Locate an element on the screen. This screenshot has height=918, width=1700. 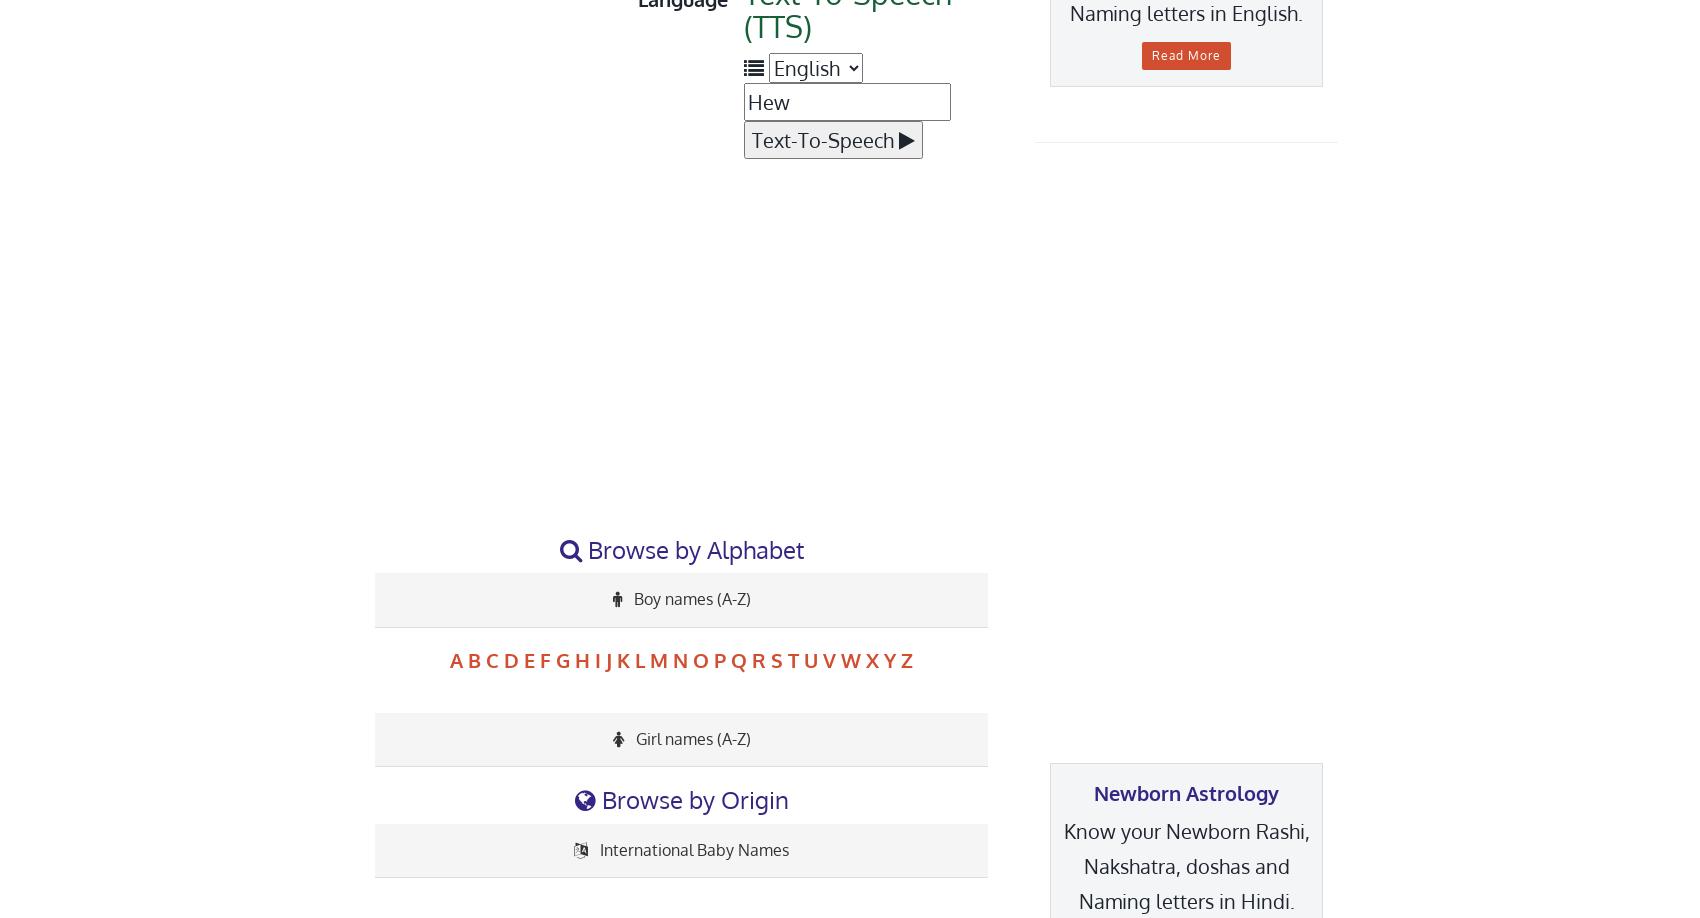
'W' is located at coordinates (839, 659).